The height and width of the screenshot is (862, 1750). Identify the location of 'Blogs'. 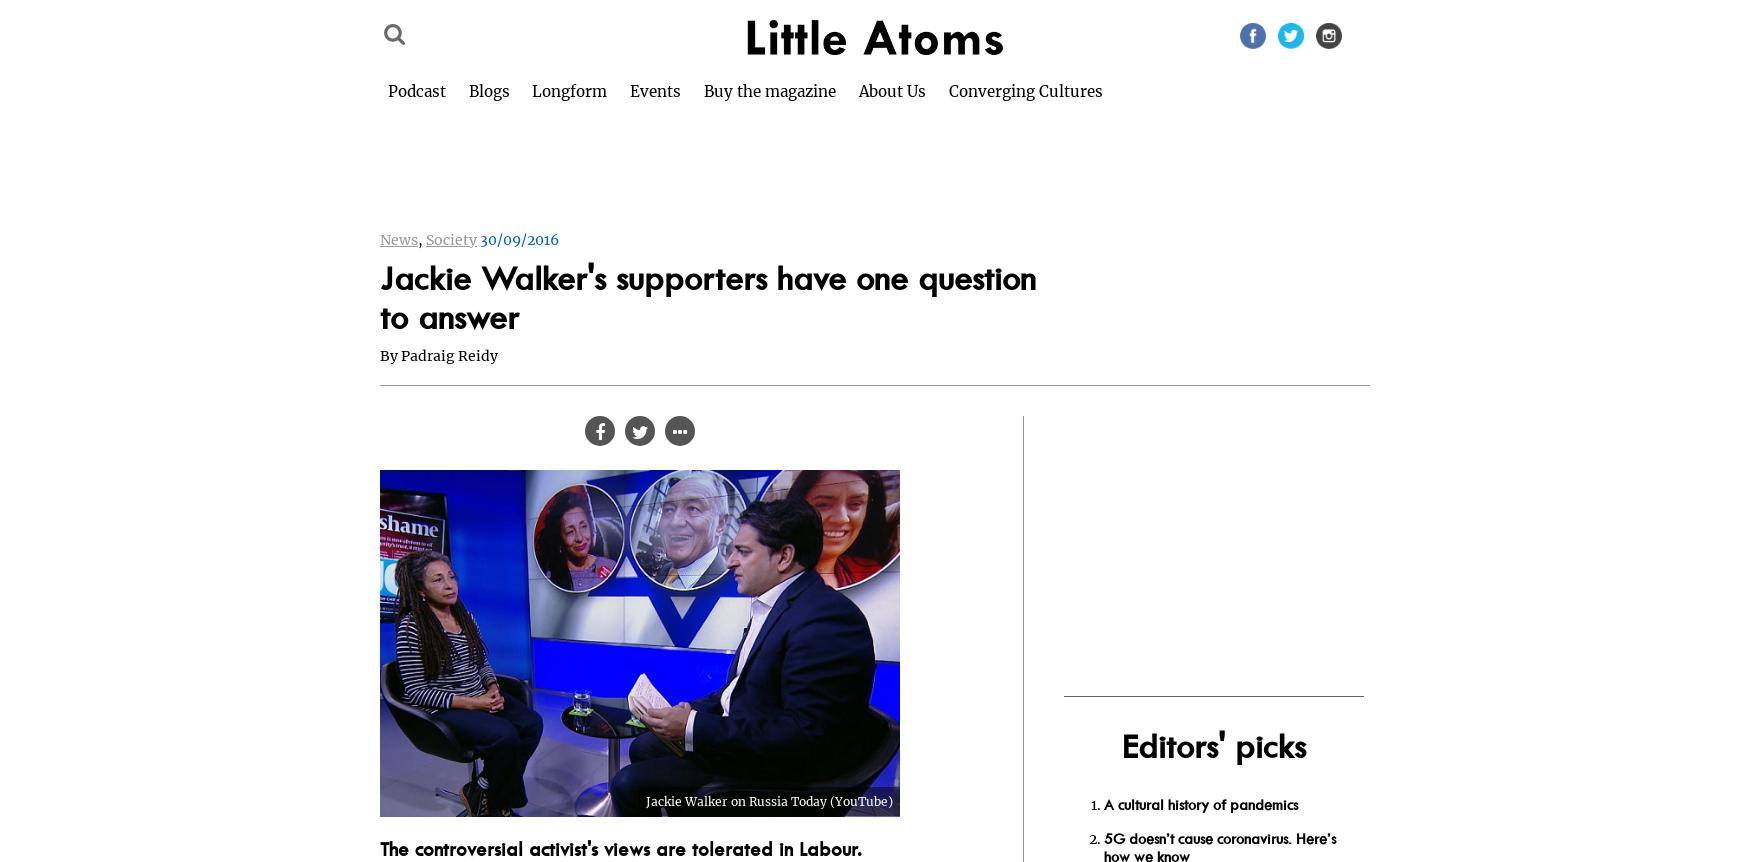
(504, 90).